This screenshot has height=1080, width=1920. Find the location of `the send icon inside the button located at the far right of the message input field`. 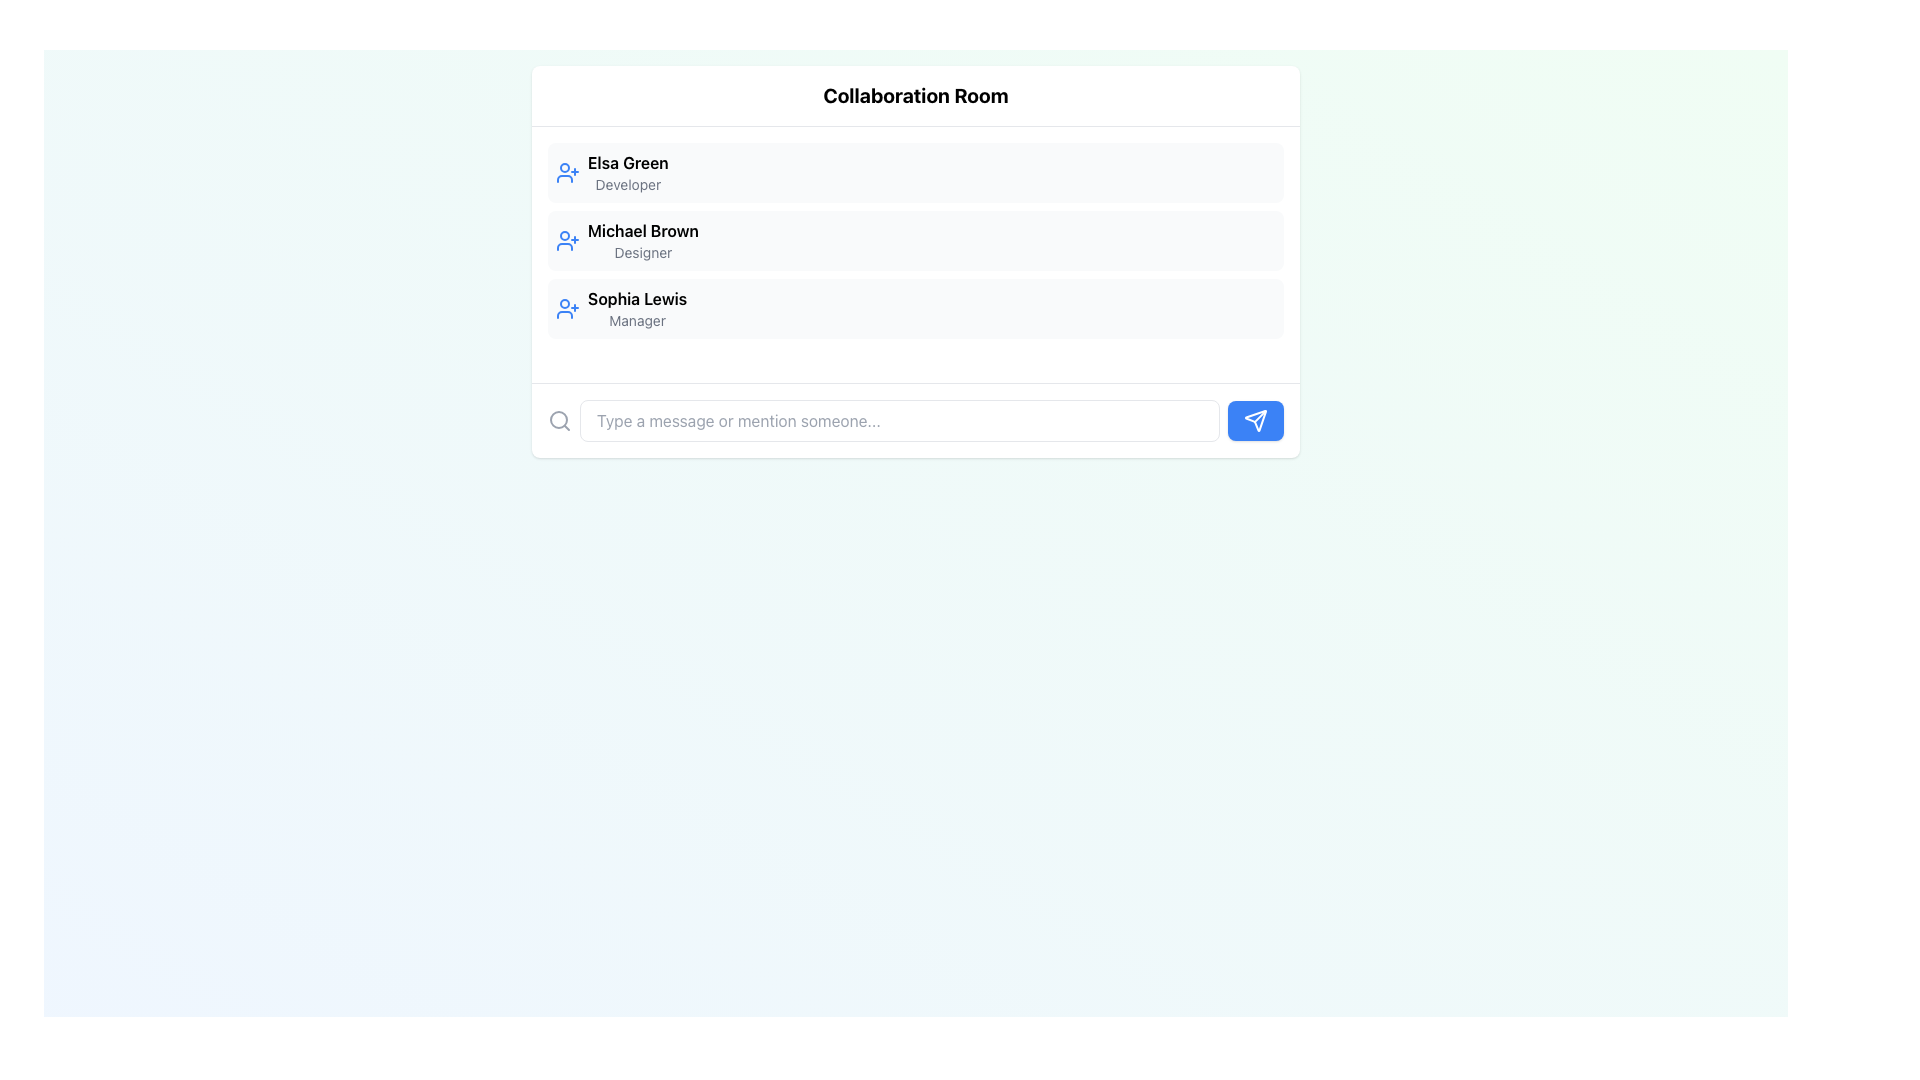

the send icon inside the button located at the far right of the message input field is located at coordinates (1255, 419).